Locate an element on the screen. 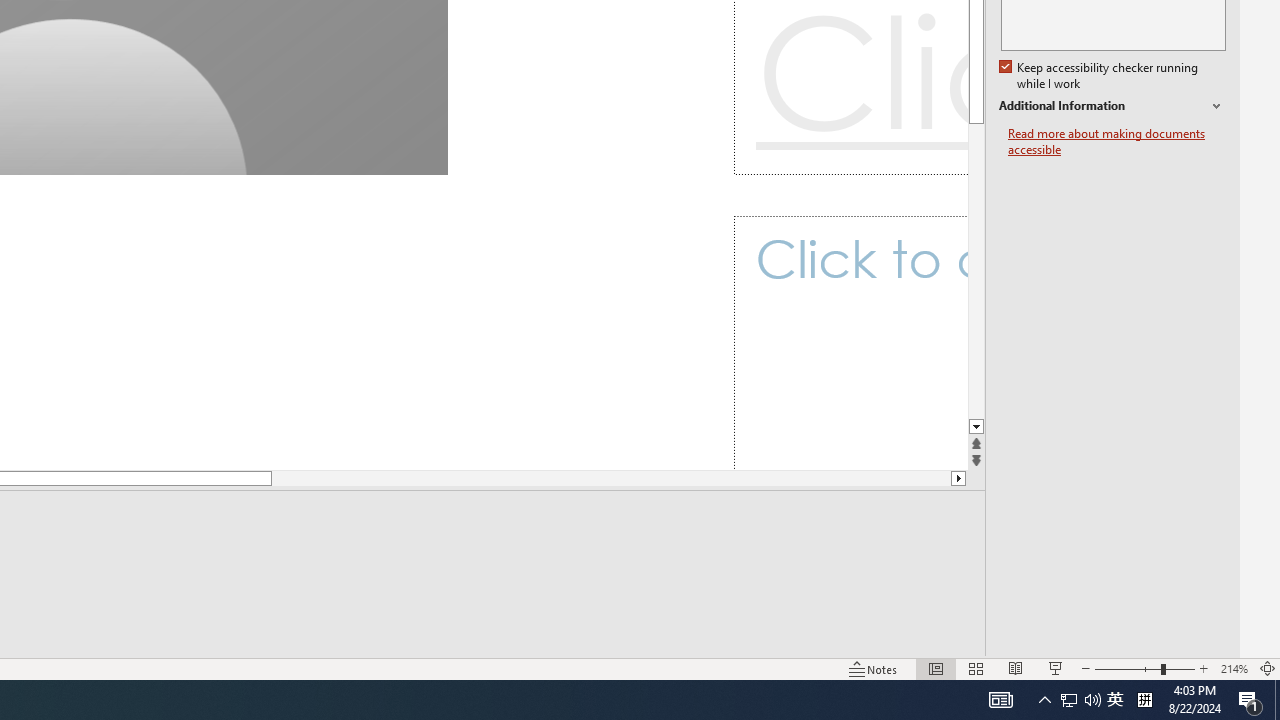 Image resolution: width=1280 pixels, height=720 pixels. 'Zoom 214%' is located at coordinates (1233, 669).